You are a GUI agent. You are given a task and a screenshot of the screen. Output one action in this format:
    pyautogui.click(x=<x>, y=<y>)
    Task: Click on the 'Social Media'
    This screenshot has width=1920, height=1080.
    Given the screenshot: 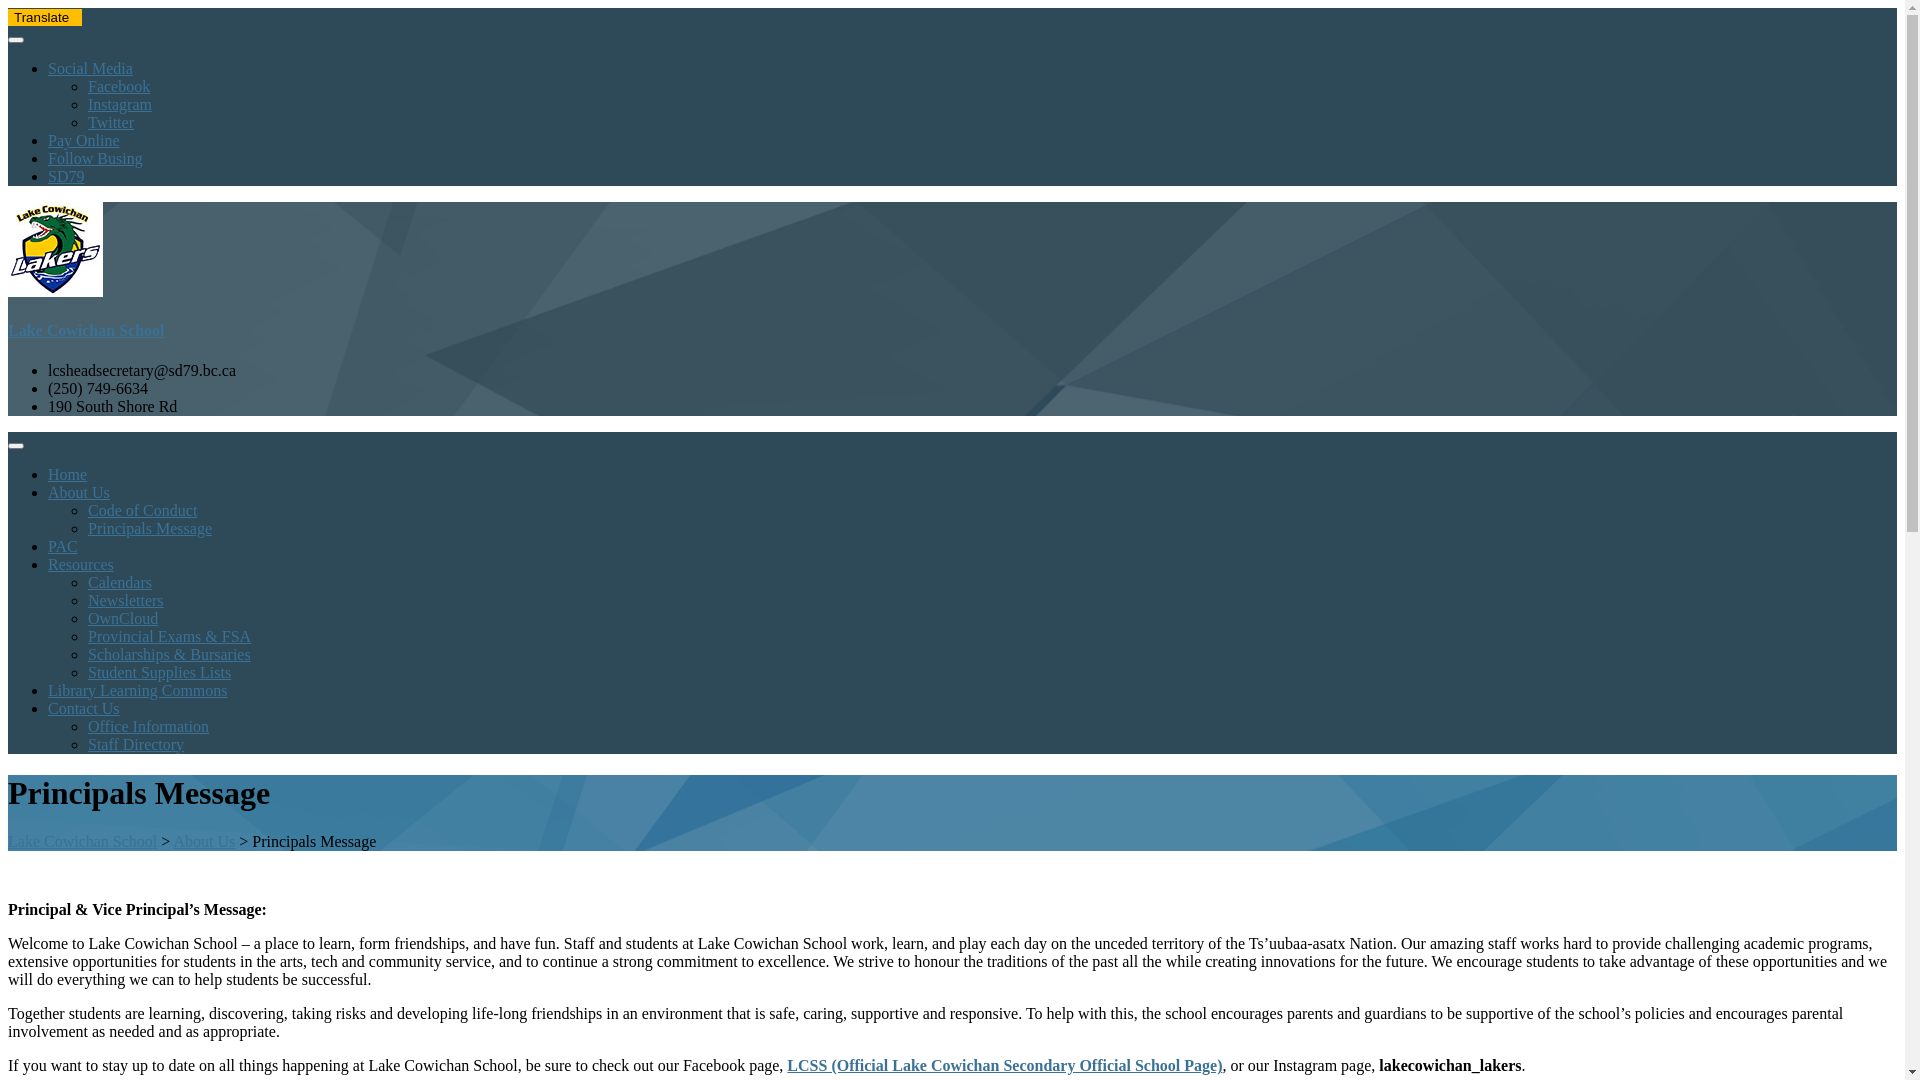 What is the action you would take?
    pyautogui.click(x=89, y=67)
    